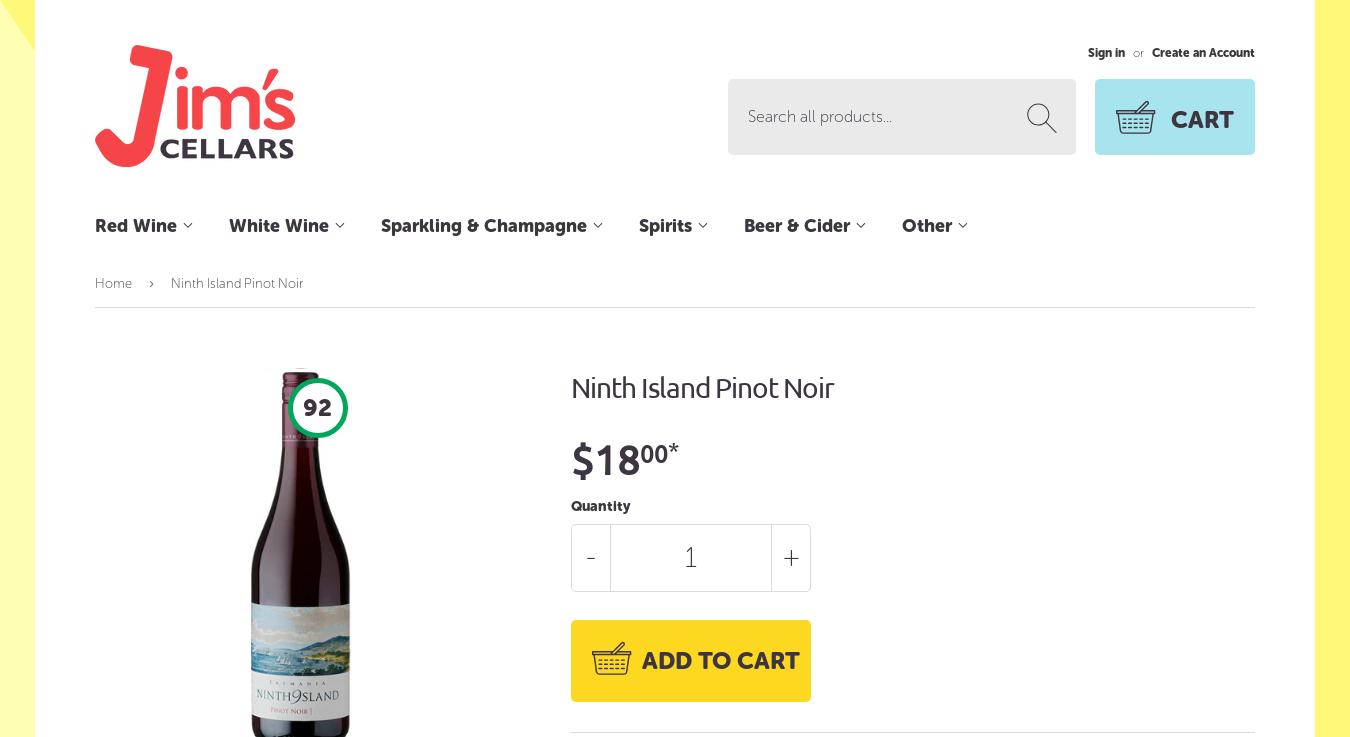 The image size is (1350, 737). I want to click on 'Imported Sparkling Wine', so click(380, 376).